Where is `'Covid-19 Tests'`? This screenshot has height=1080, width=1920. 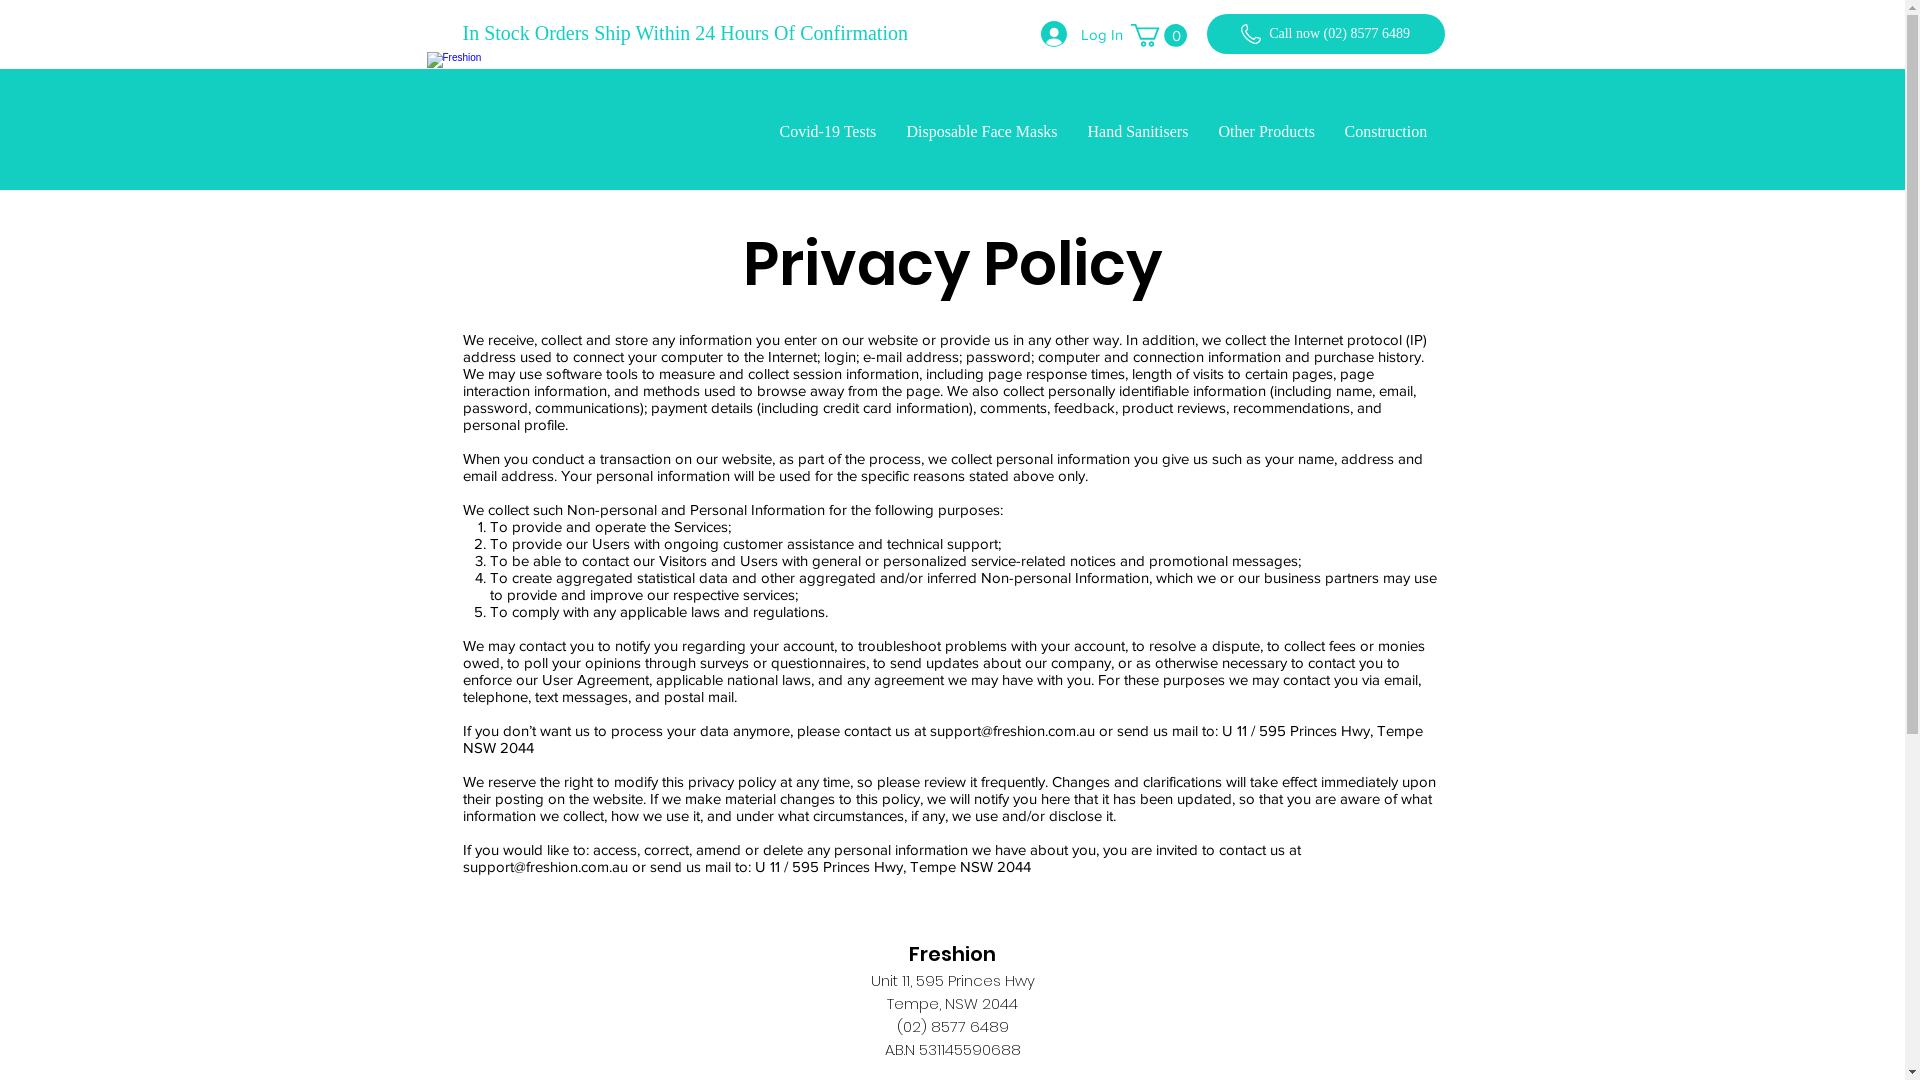 'Covid-19 Tests' is located at coordinates (827, 131).